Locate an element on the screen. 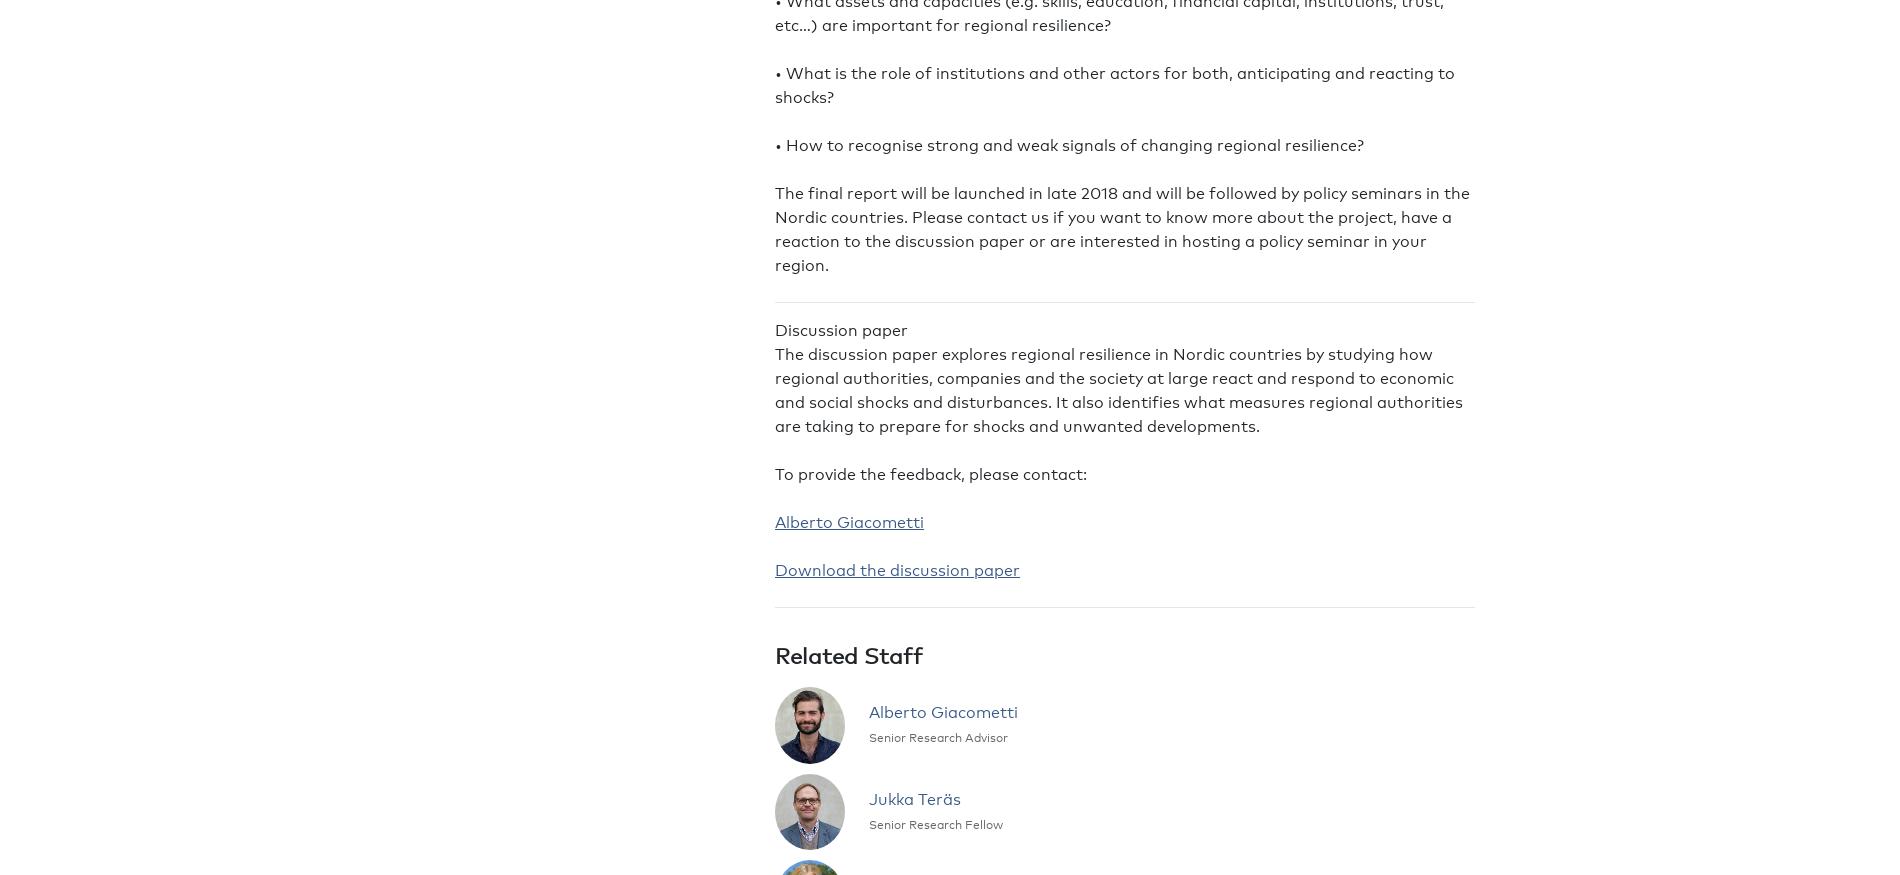 Image resolution: width=1900 pixels, height=875 pixels. 'The final report will be launched in late 2018 and will be followed by policy seminars in the Nordic countries. Please contact us if you want to know more about the project, have a reaction to the discussion paper or are interested in hosting a policy seminar in your region.' is located at coordinates (774, 228).